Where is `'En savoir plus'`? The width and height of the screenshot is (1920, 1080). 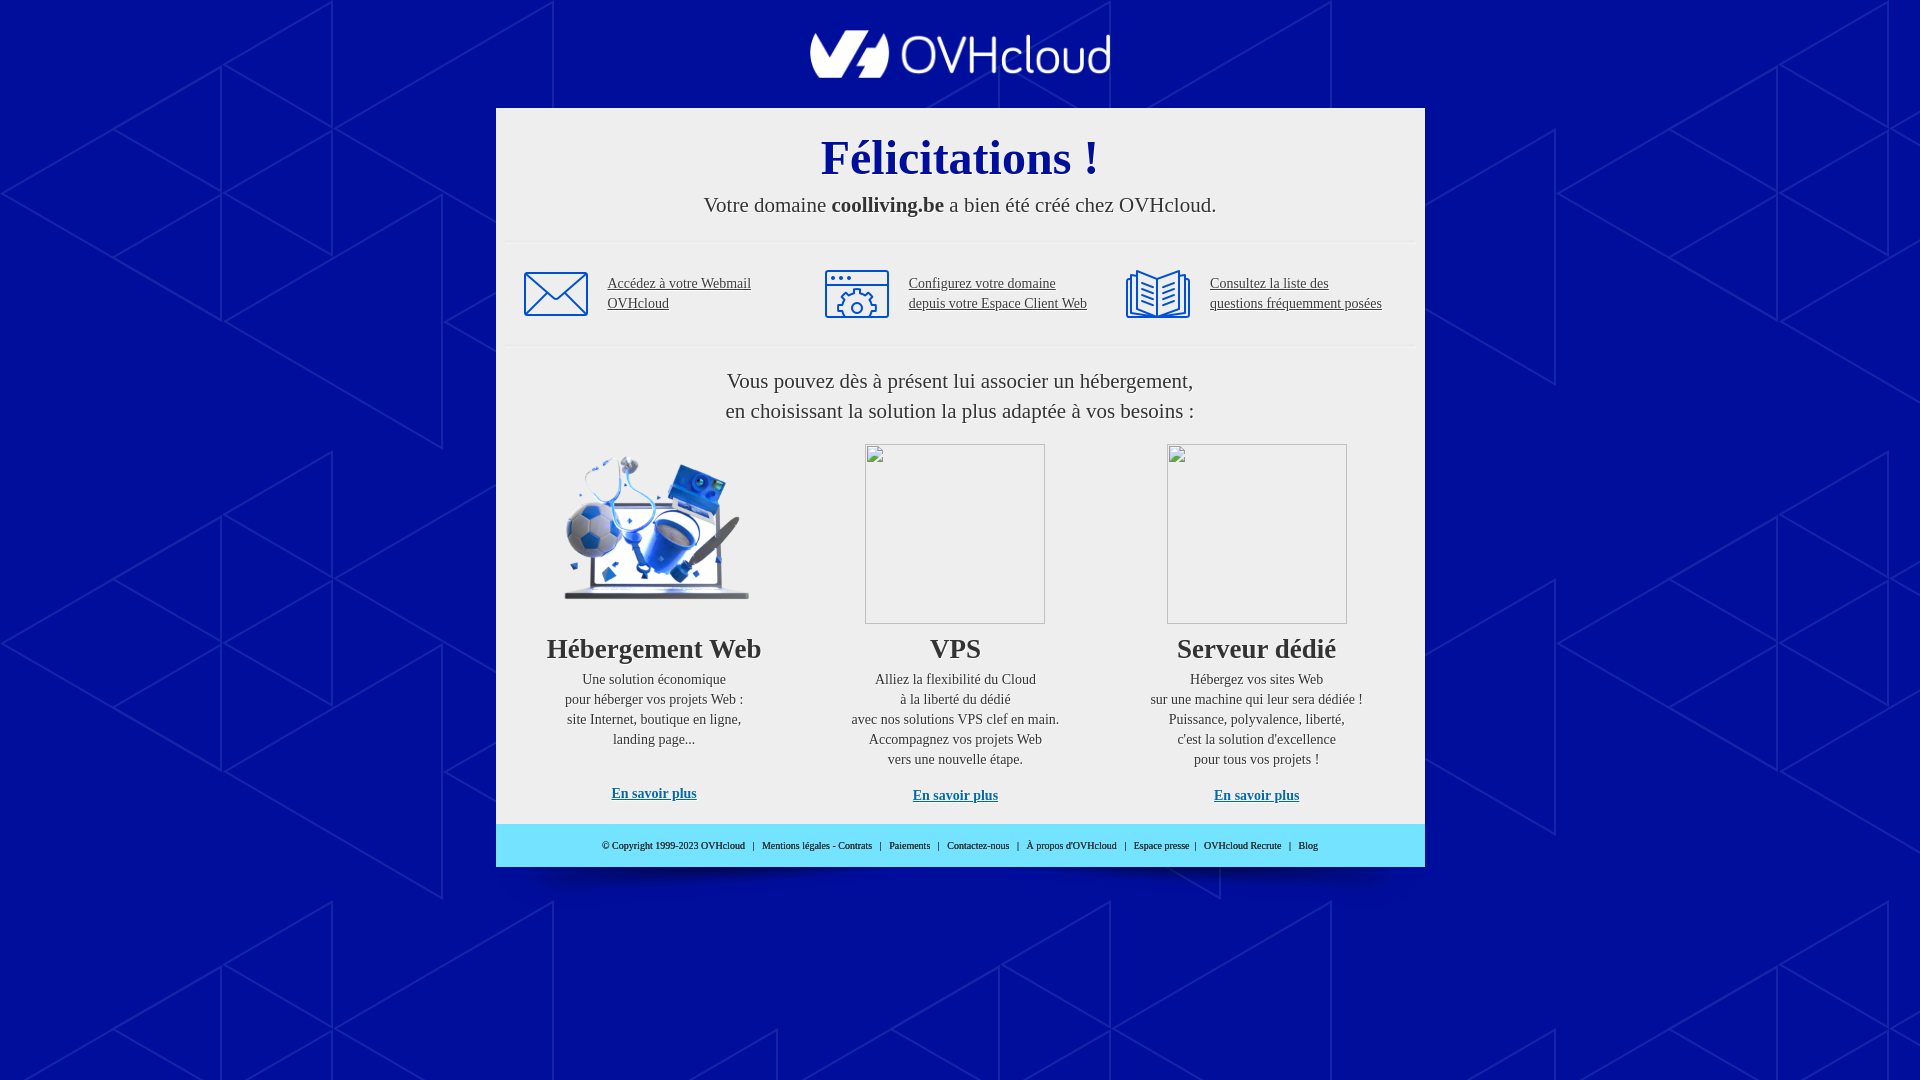 'En savoir plus' is located at coordinates (653, 792).